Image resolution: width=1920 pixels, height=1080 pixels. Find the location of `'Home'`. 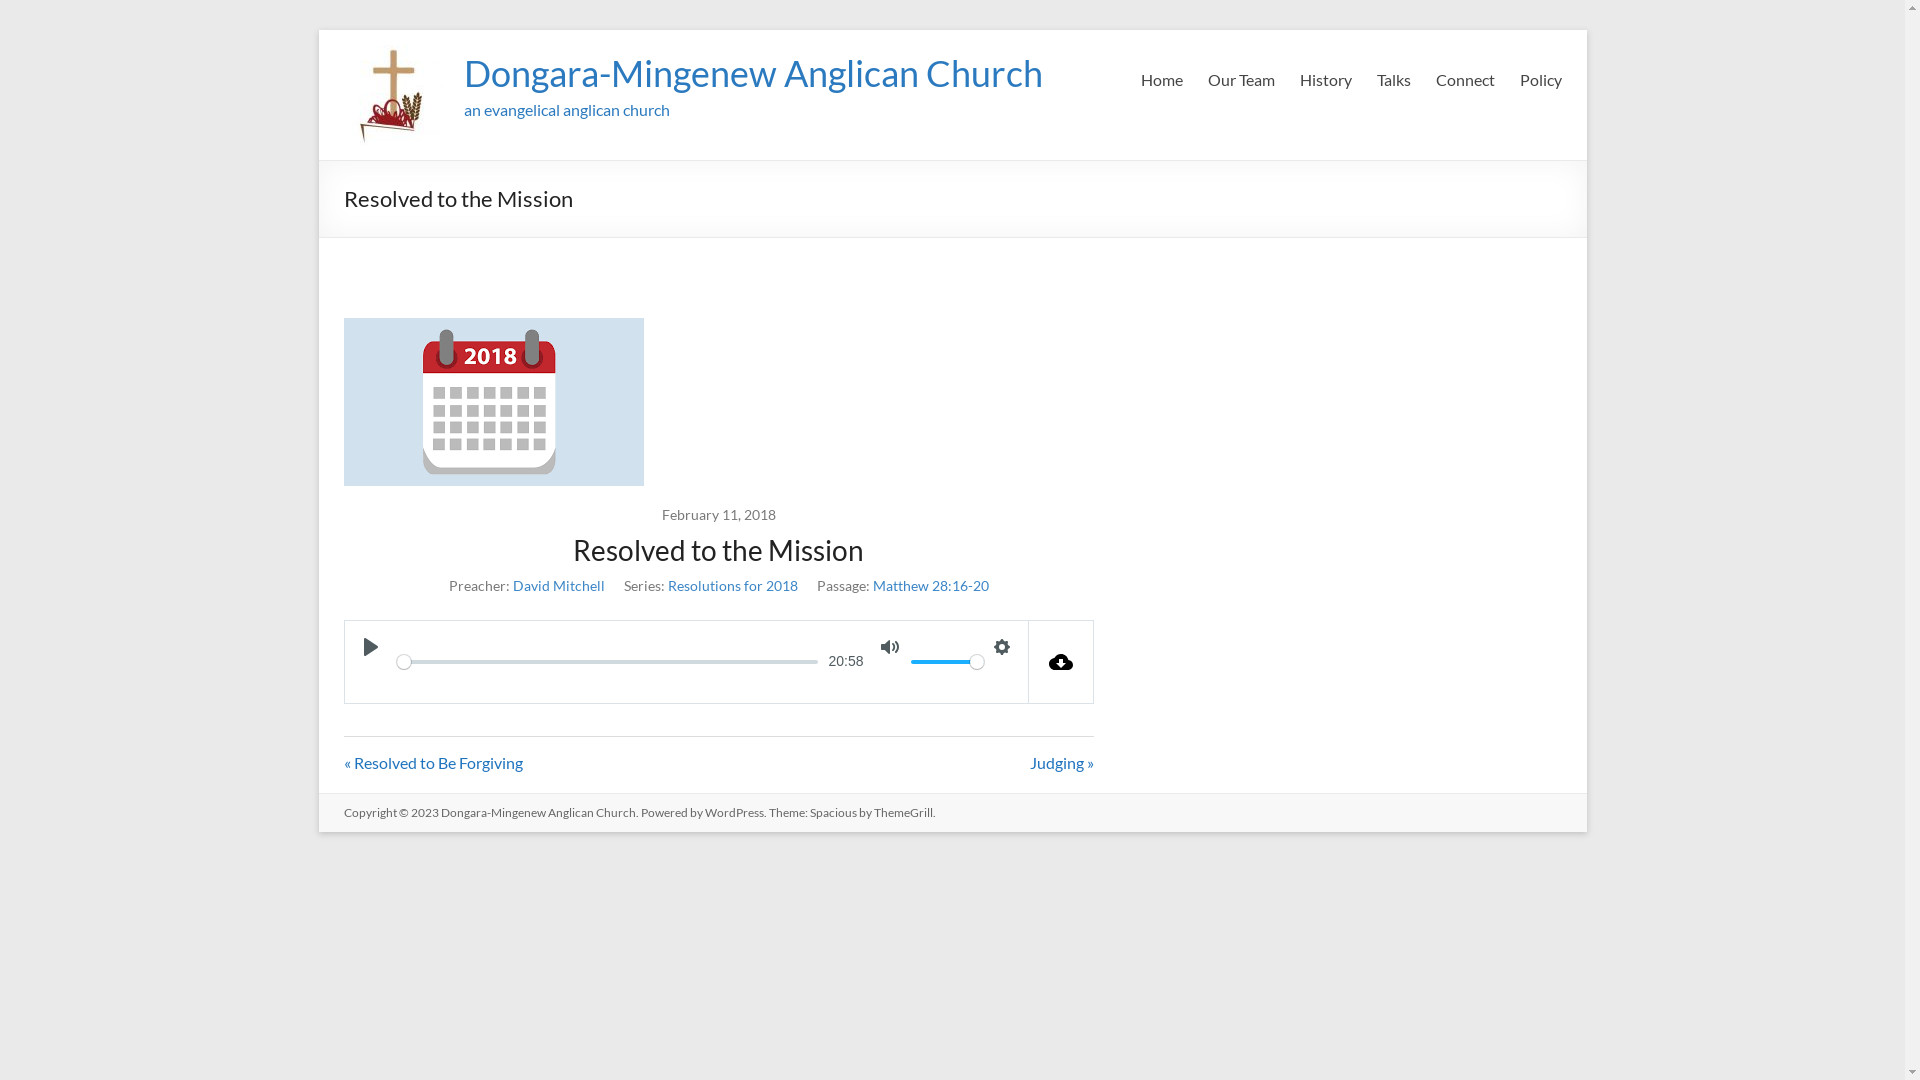

'Home' is located at coordinates (1140, 79).